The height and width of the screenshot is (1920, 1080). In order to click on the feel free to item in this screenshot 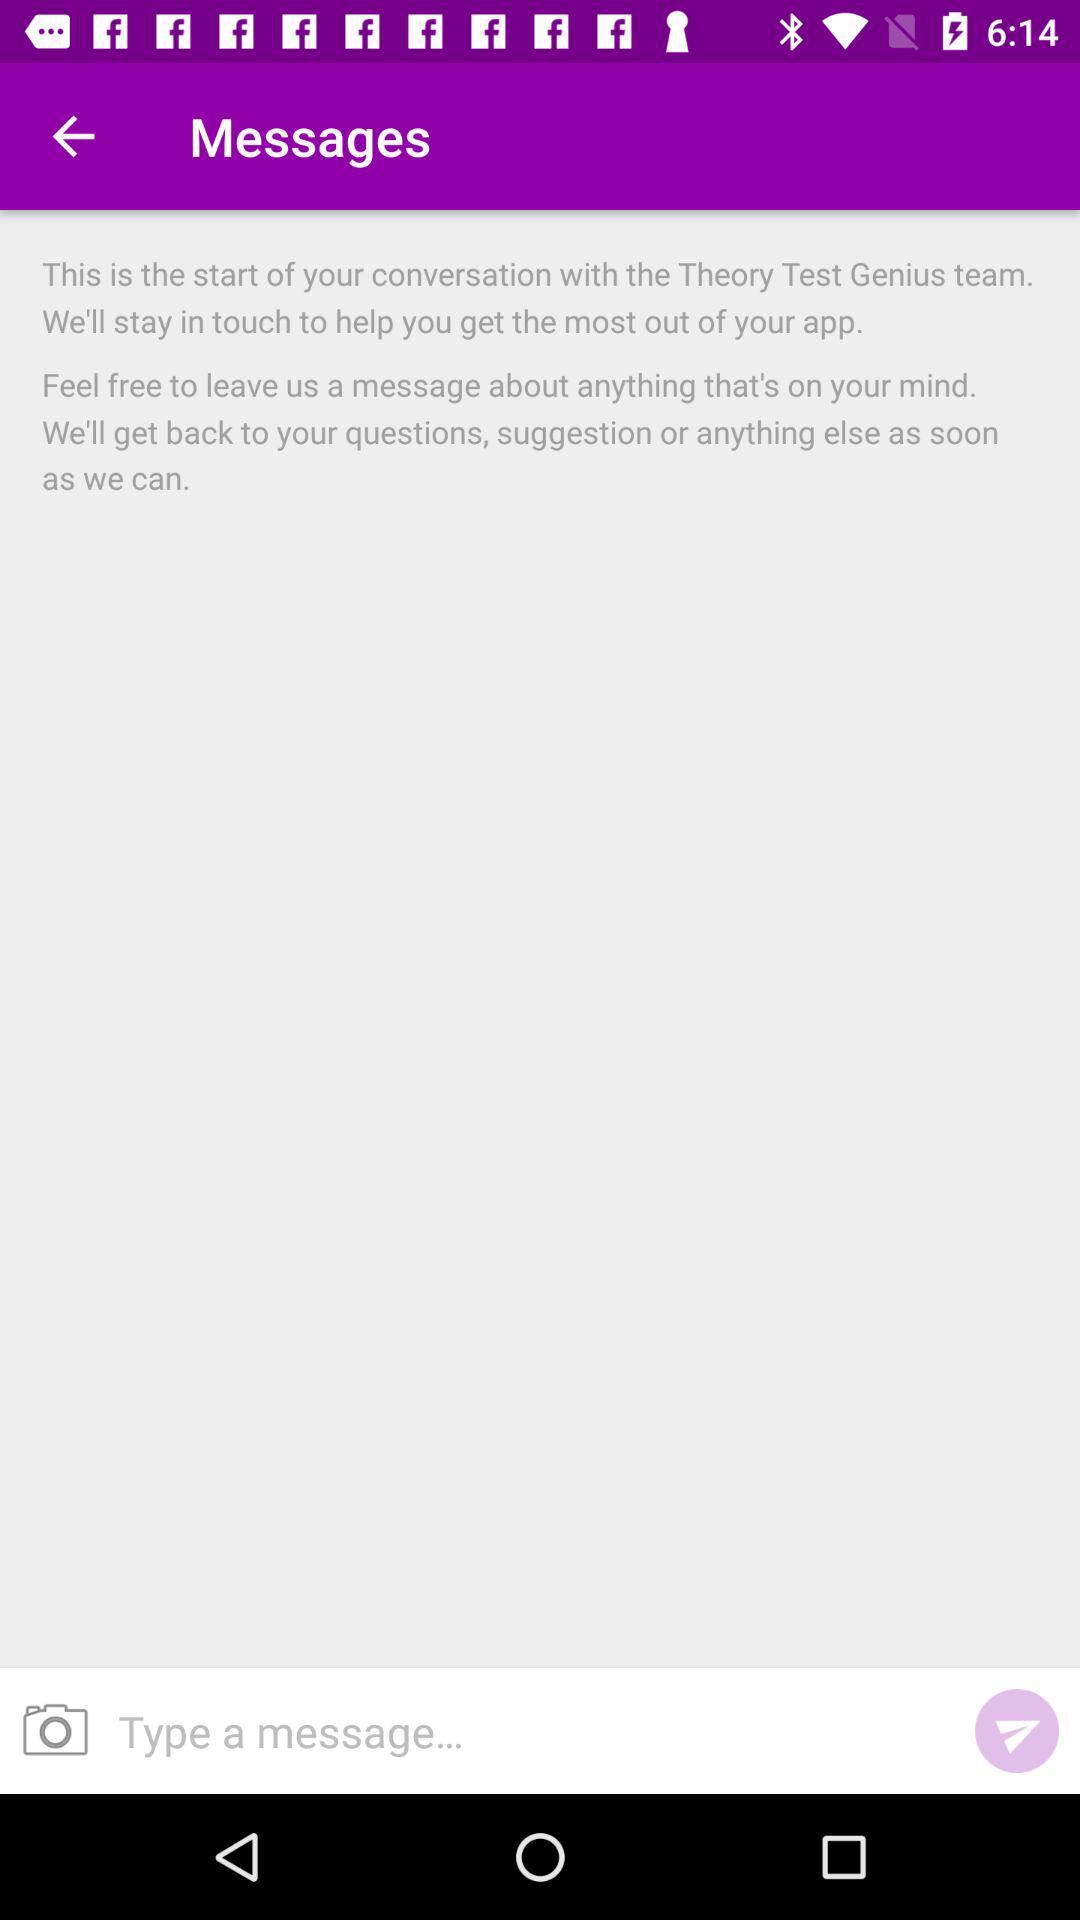, I will do `click(540, 429)`.